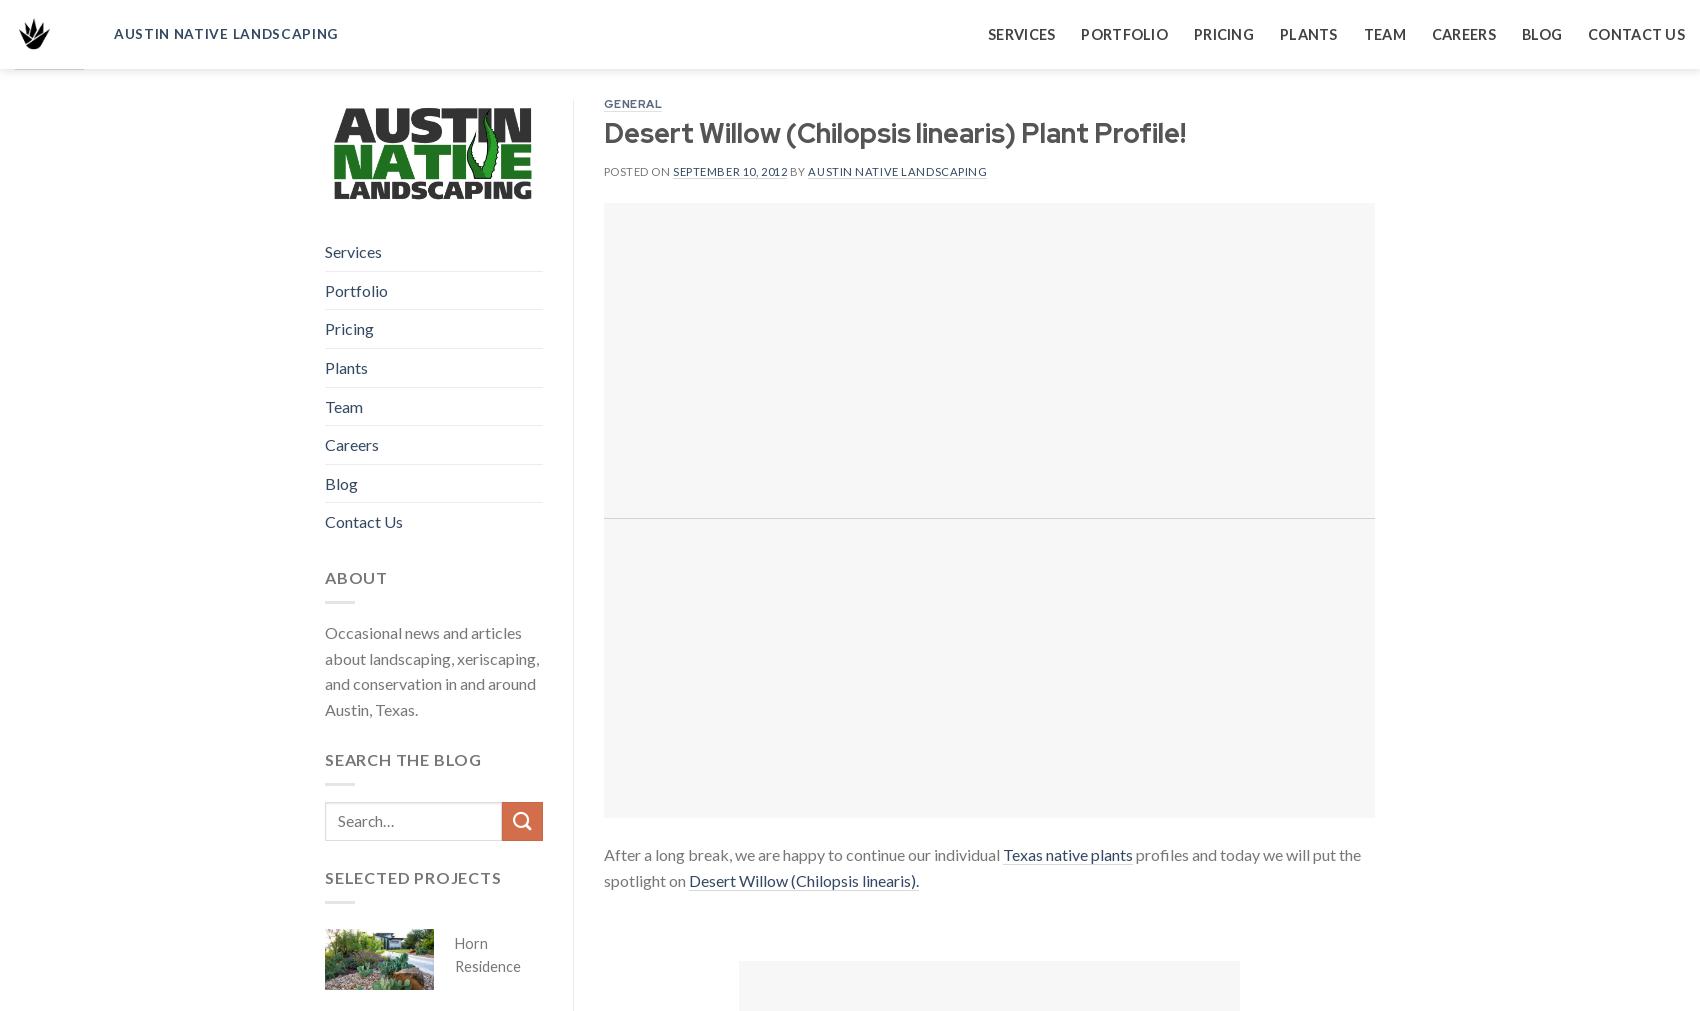  Describe the element at coordinates (1066, 854) in the screenshot. I see `'Texas native plants'` at that location.